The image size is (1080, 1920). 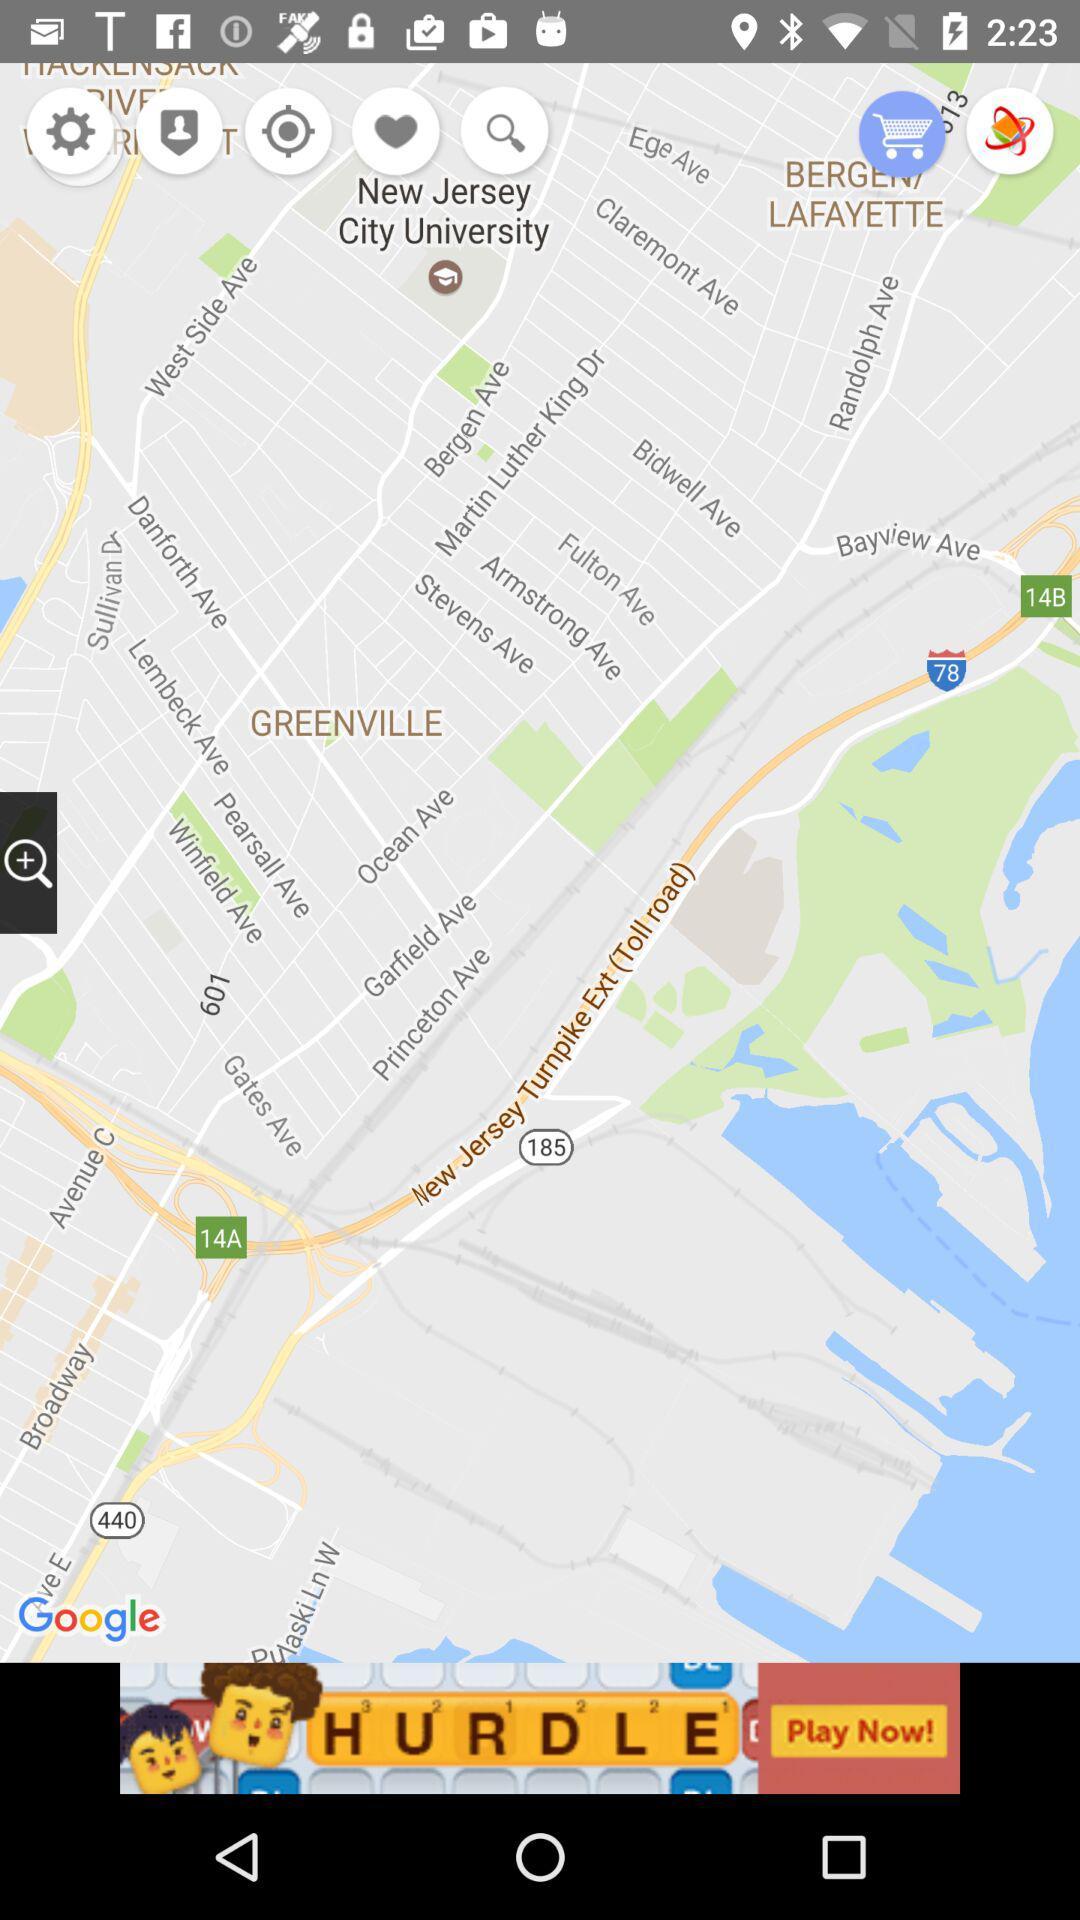 What do you see at coordinates (902, 135) in the screenshot?
I see `open cart` at bounding box center [902, 135].